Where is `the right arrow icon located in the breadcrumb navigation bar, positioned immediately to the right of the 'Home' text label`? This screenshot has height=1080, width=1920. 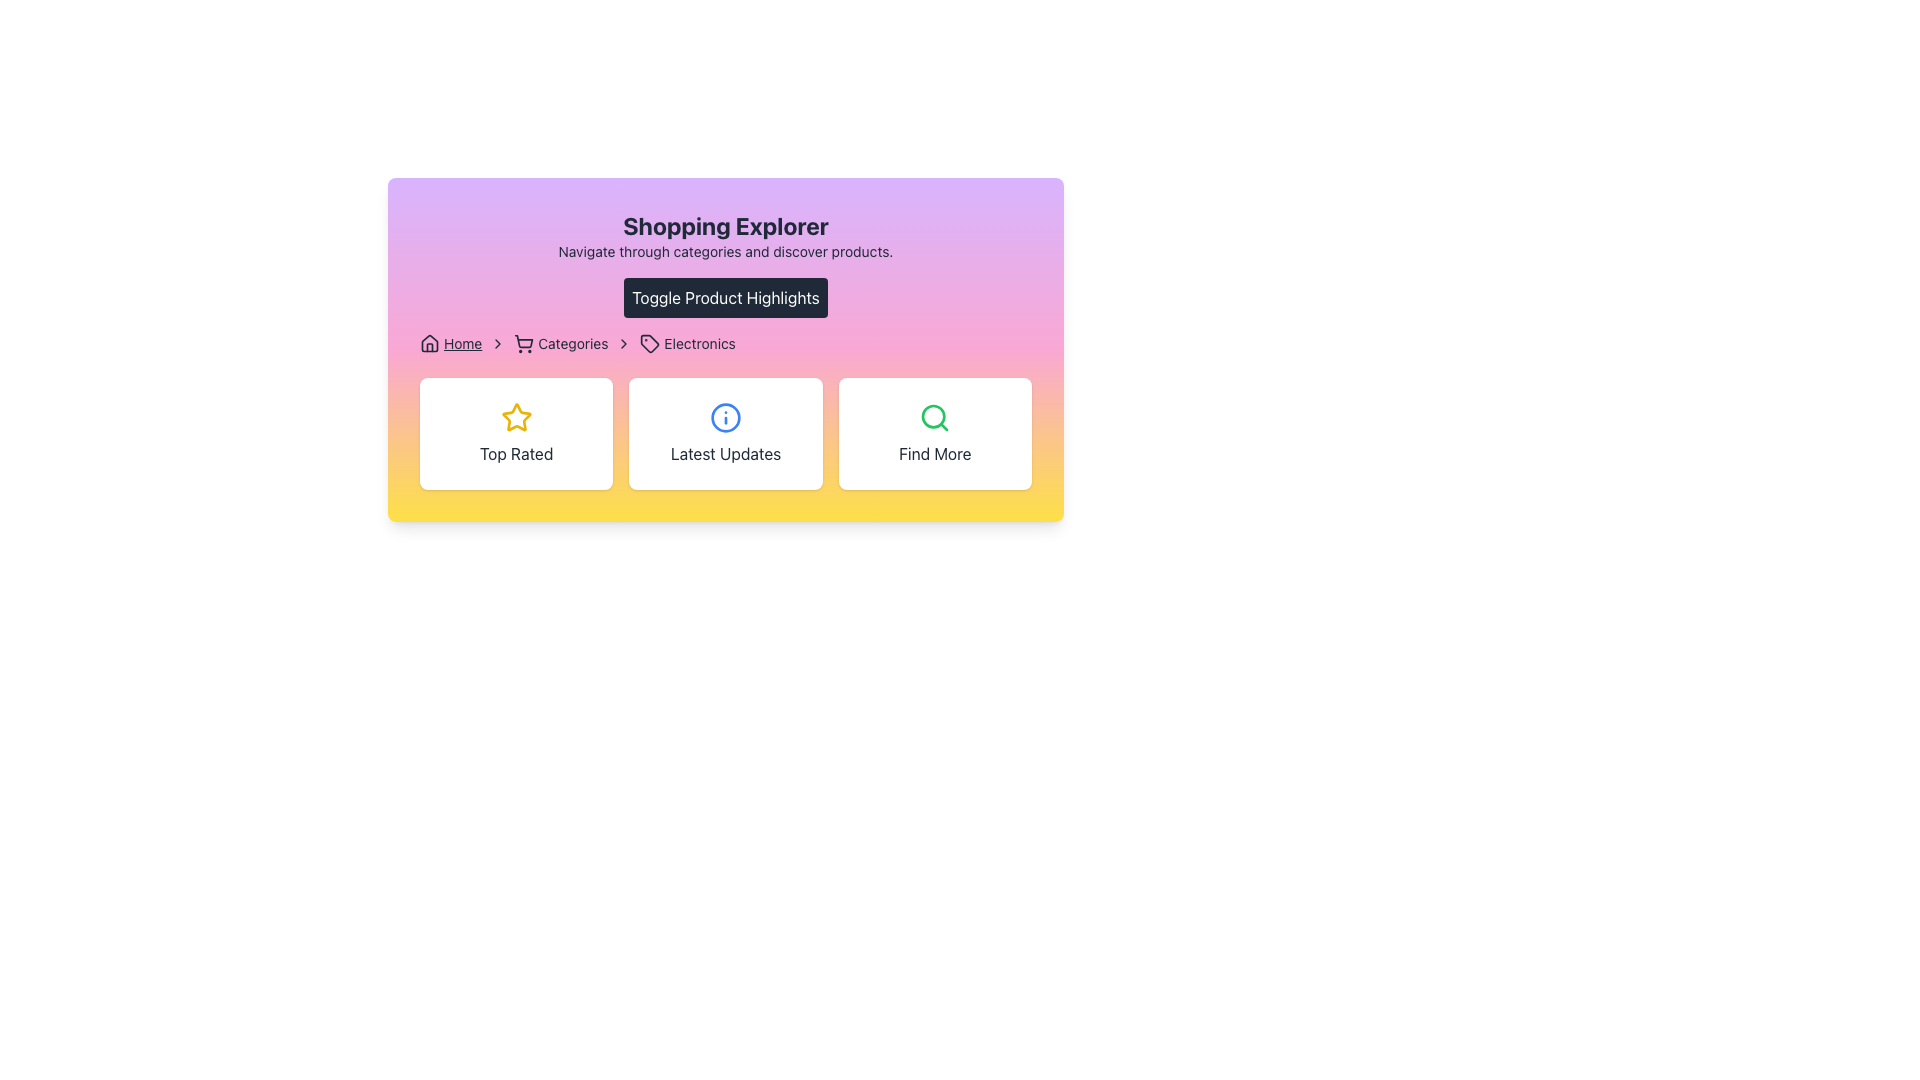
the right arrow icon located in the breadcrumb navigation bar, positioned immediately to the right of the 'Home' text label is located at coordinates (498, 342).